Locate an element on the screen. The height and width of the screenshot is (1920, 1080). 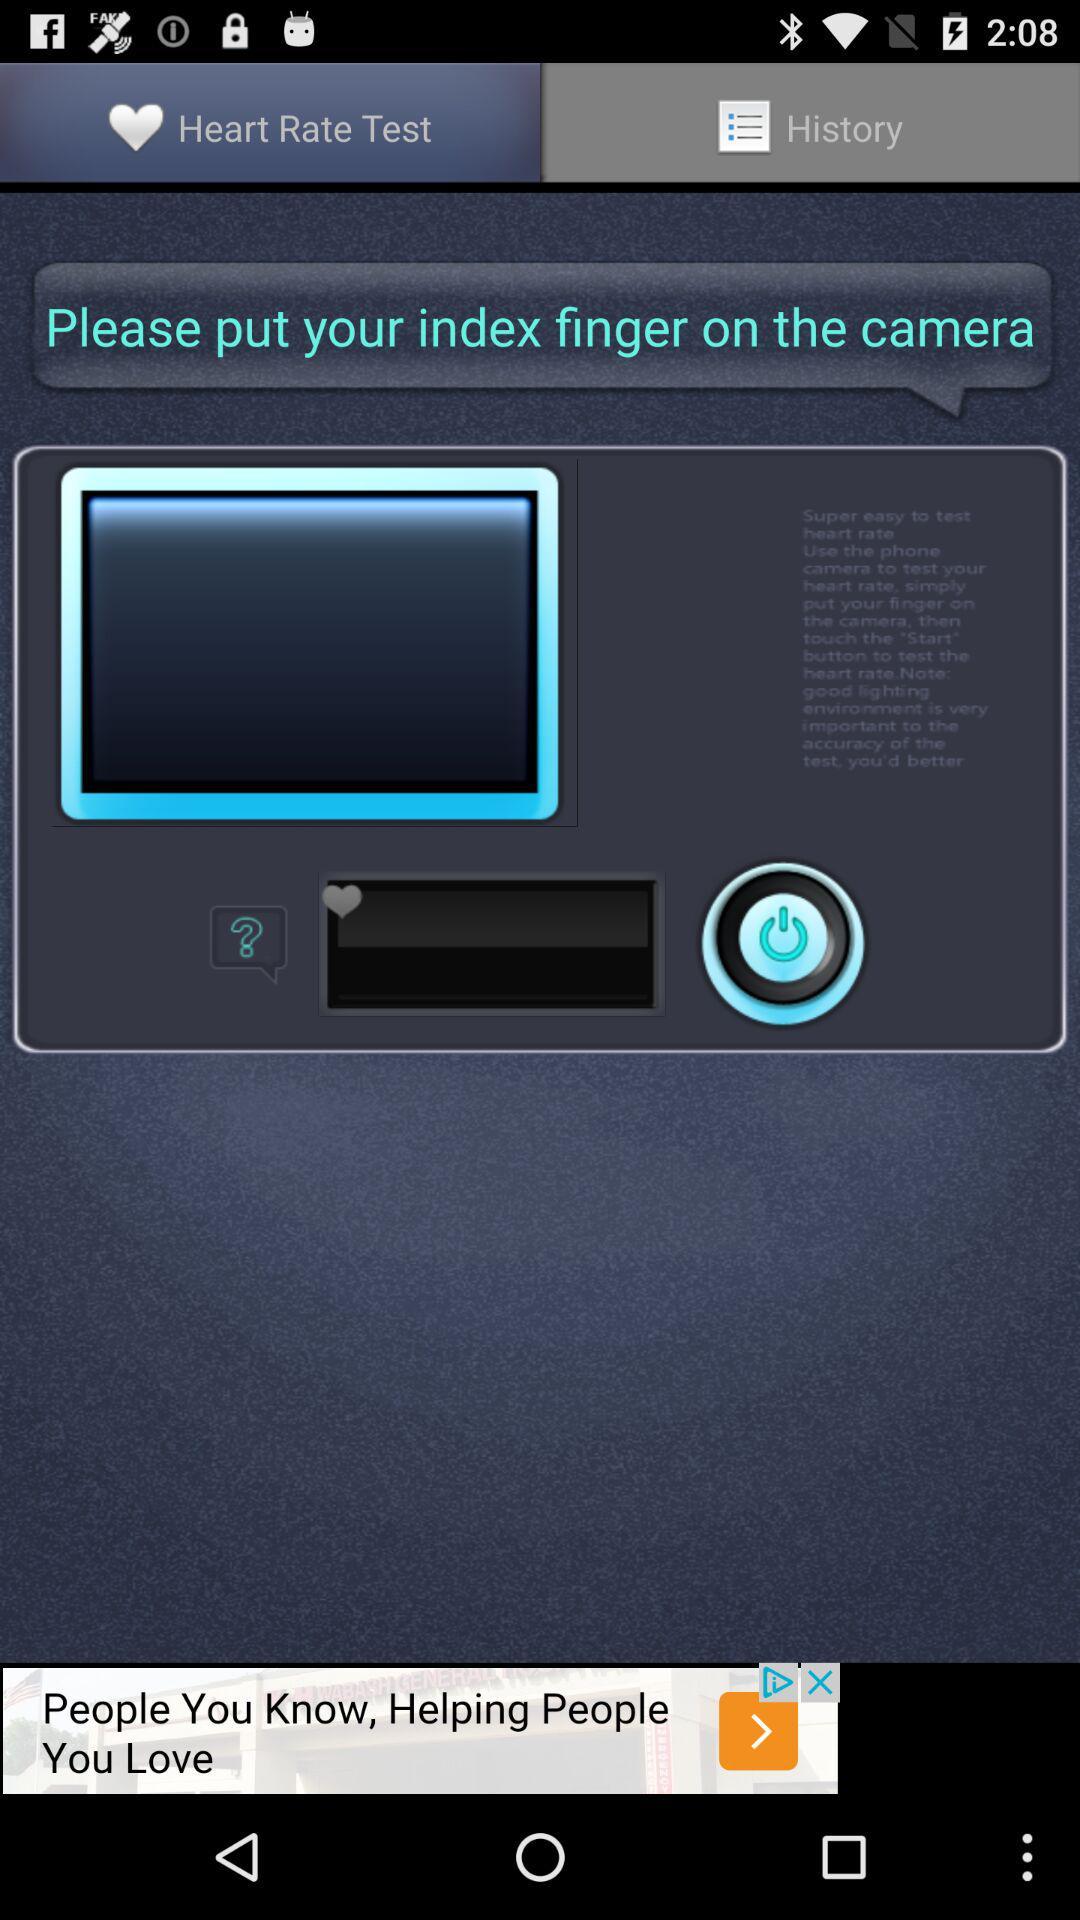
power off is located at coordinates (782, 942).